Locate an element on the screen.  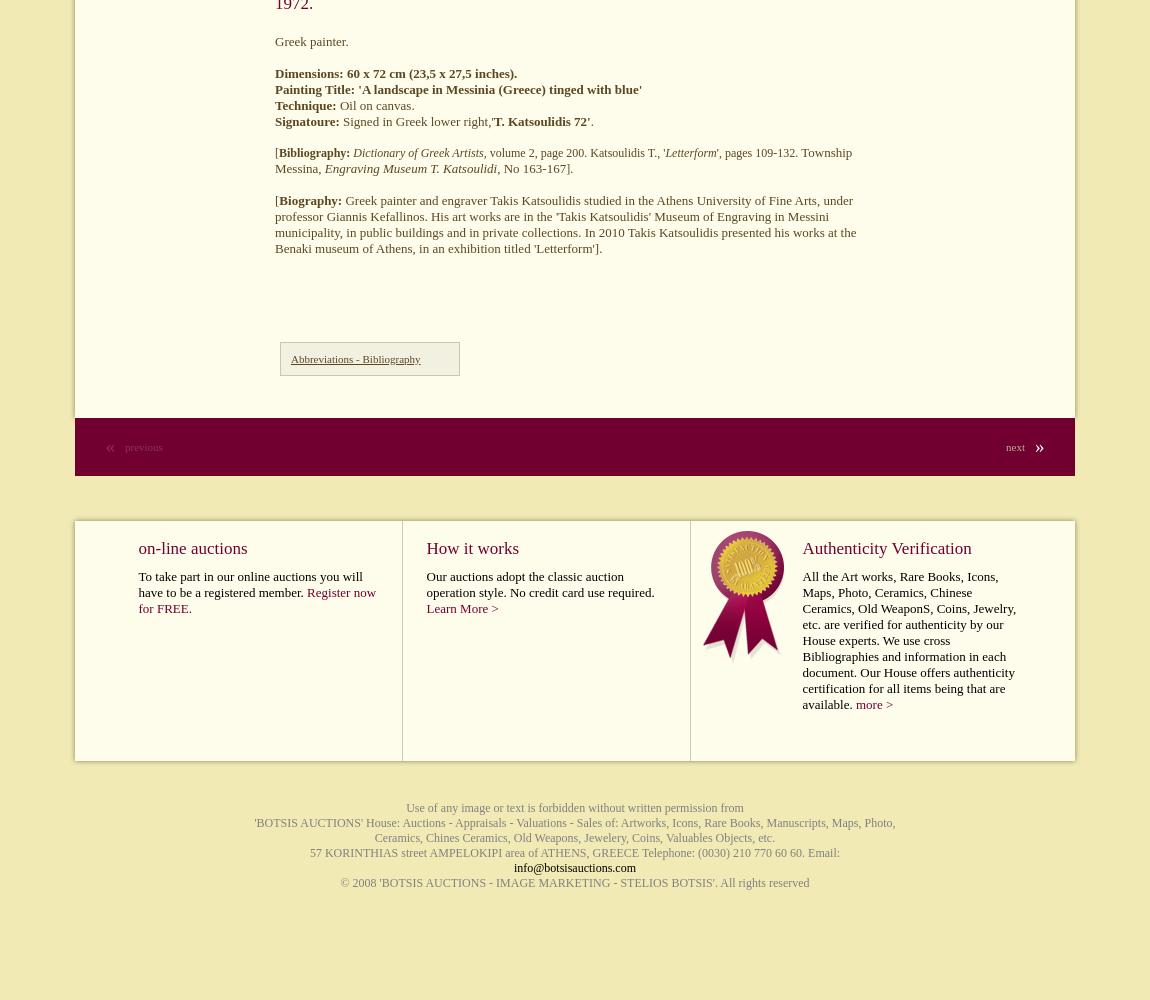
'Our auctions adopt the classic auction operation style. No credit card use required.' is located at coordinates (540, 583).